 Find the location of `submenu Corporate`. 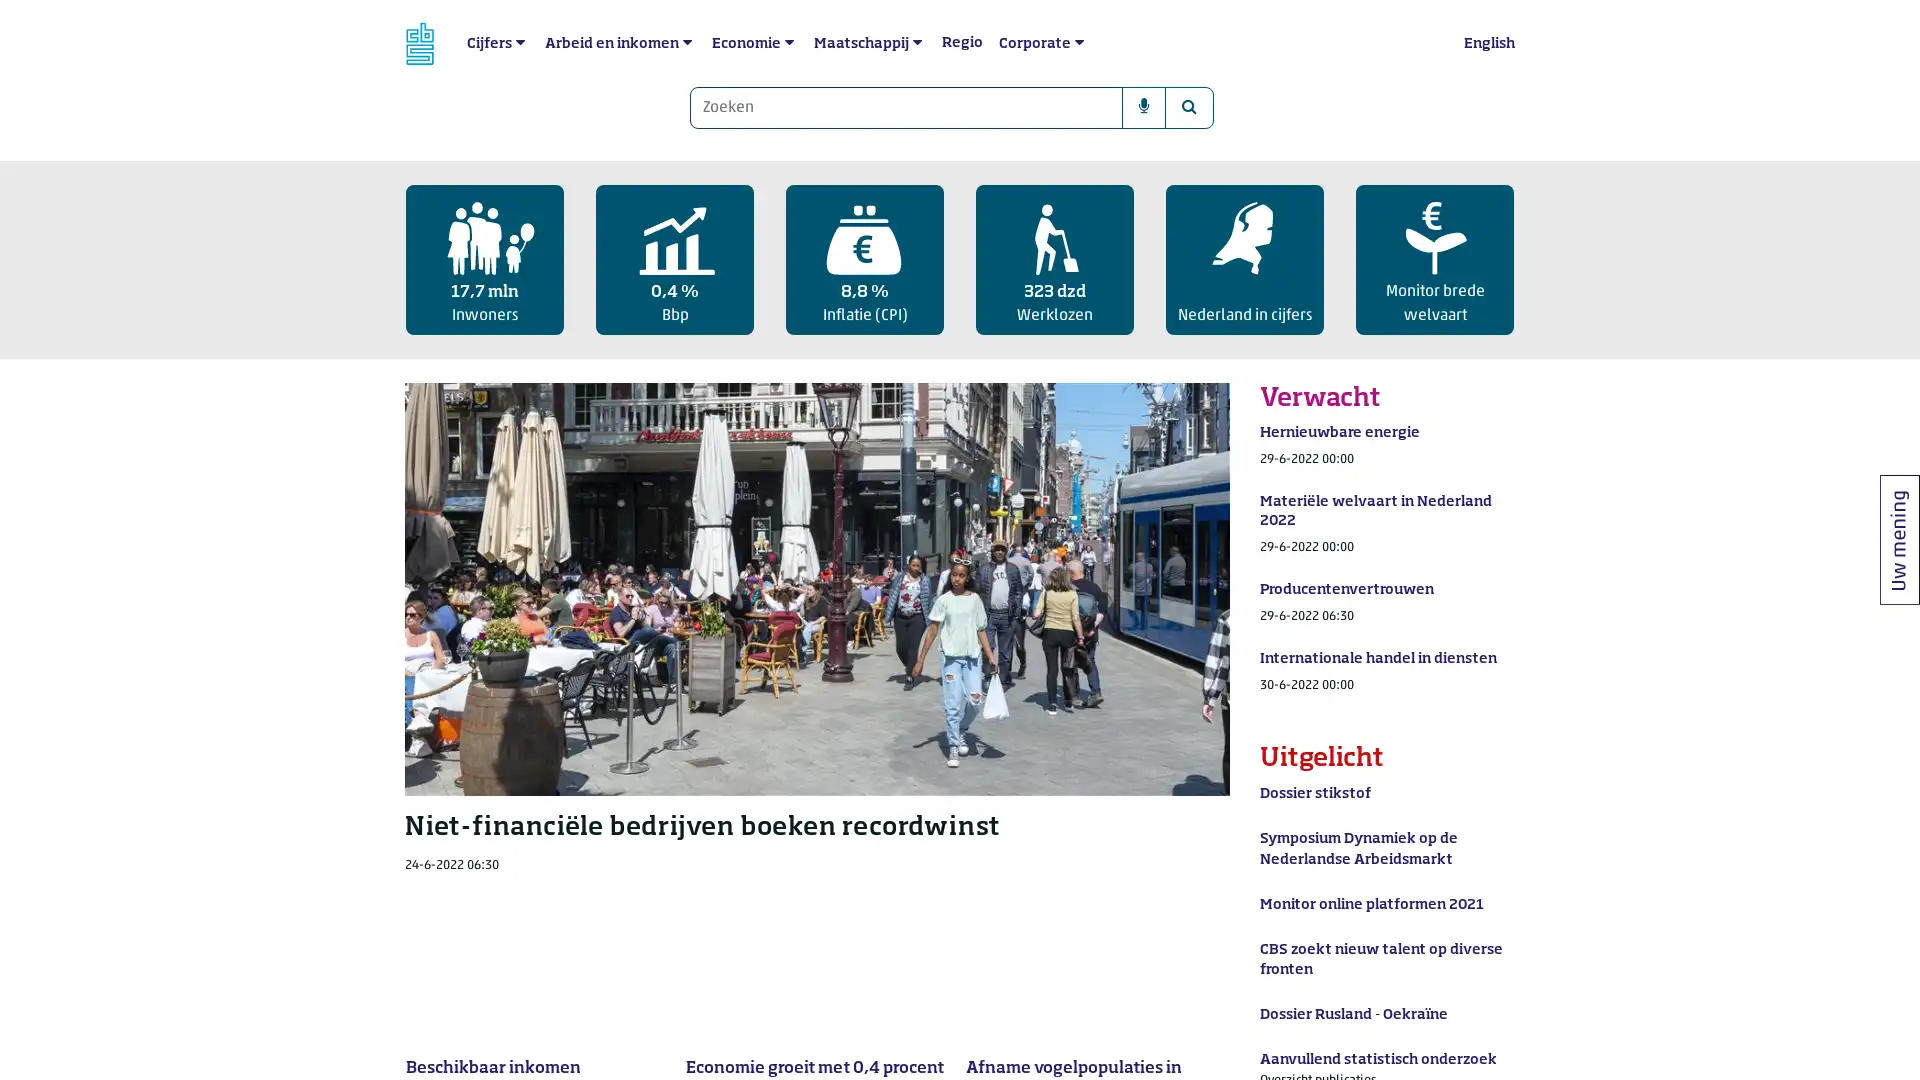

submenu Corporate is located at coordinates (1078, 42).